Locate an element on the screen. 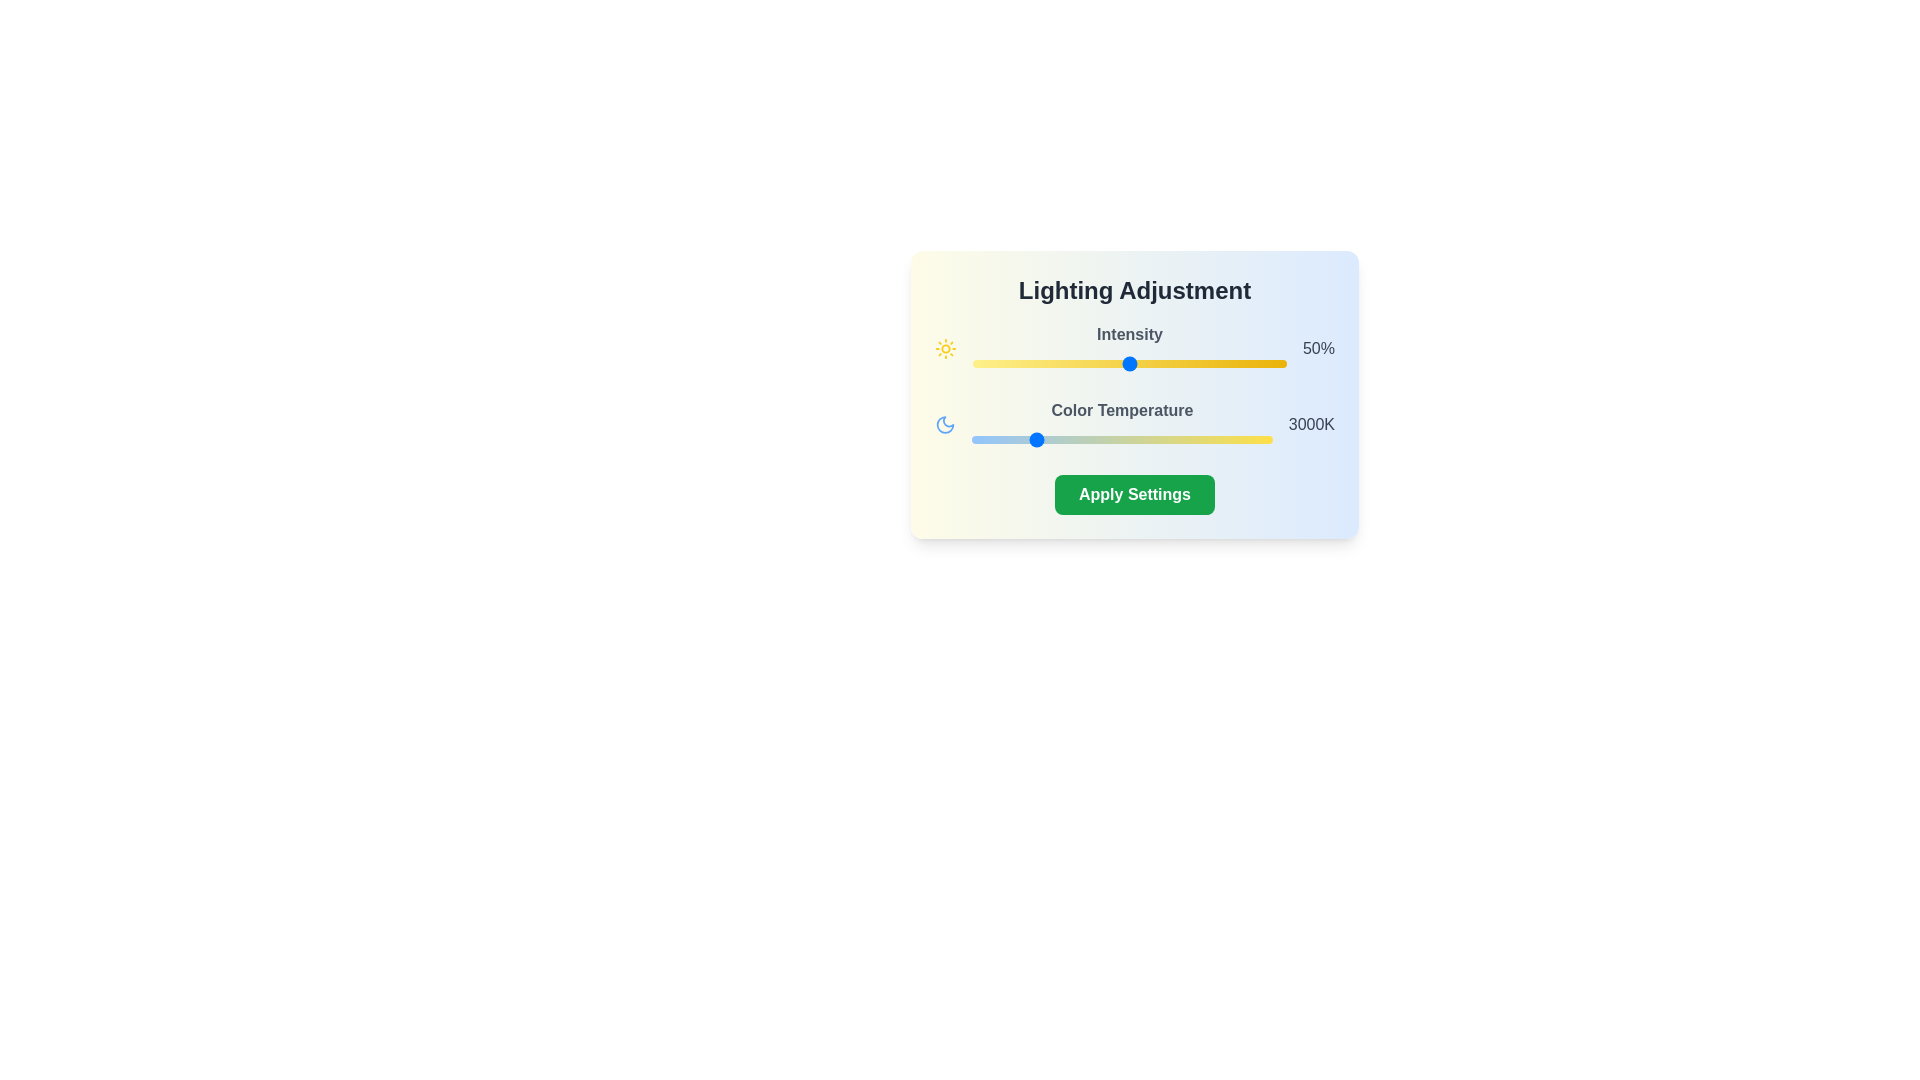 The height and width of the screenshot is (1080, 1920). the 'Apply Settings' button to apply the current lighting settings is located at coordinates (1134, 494).